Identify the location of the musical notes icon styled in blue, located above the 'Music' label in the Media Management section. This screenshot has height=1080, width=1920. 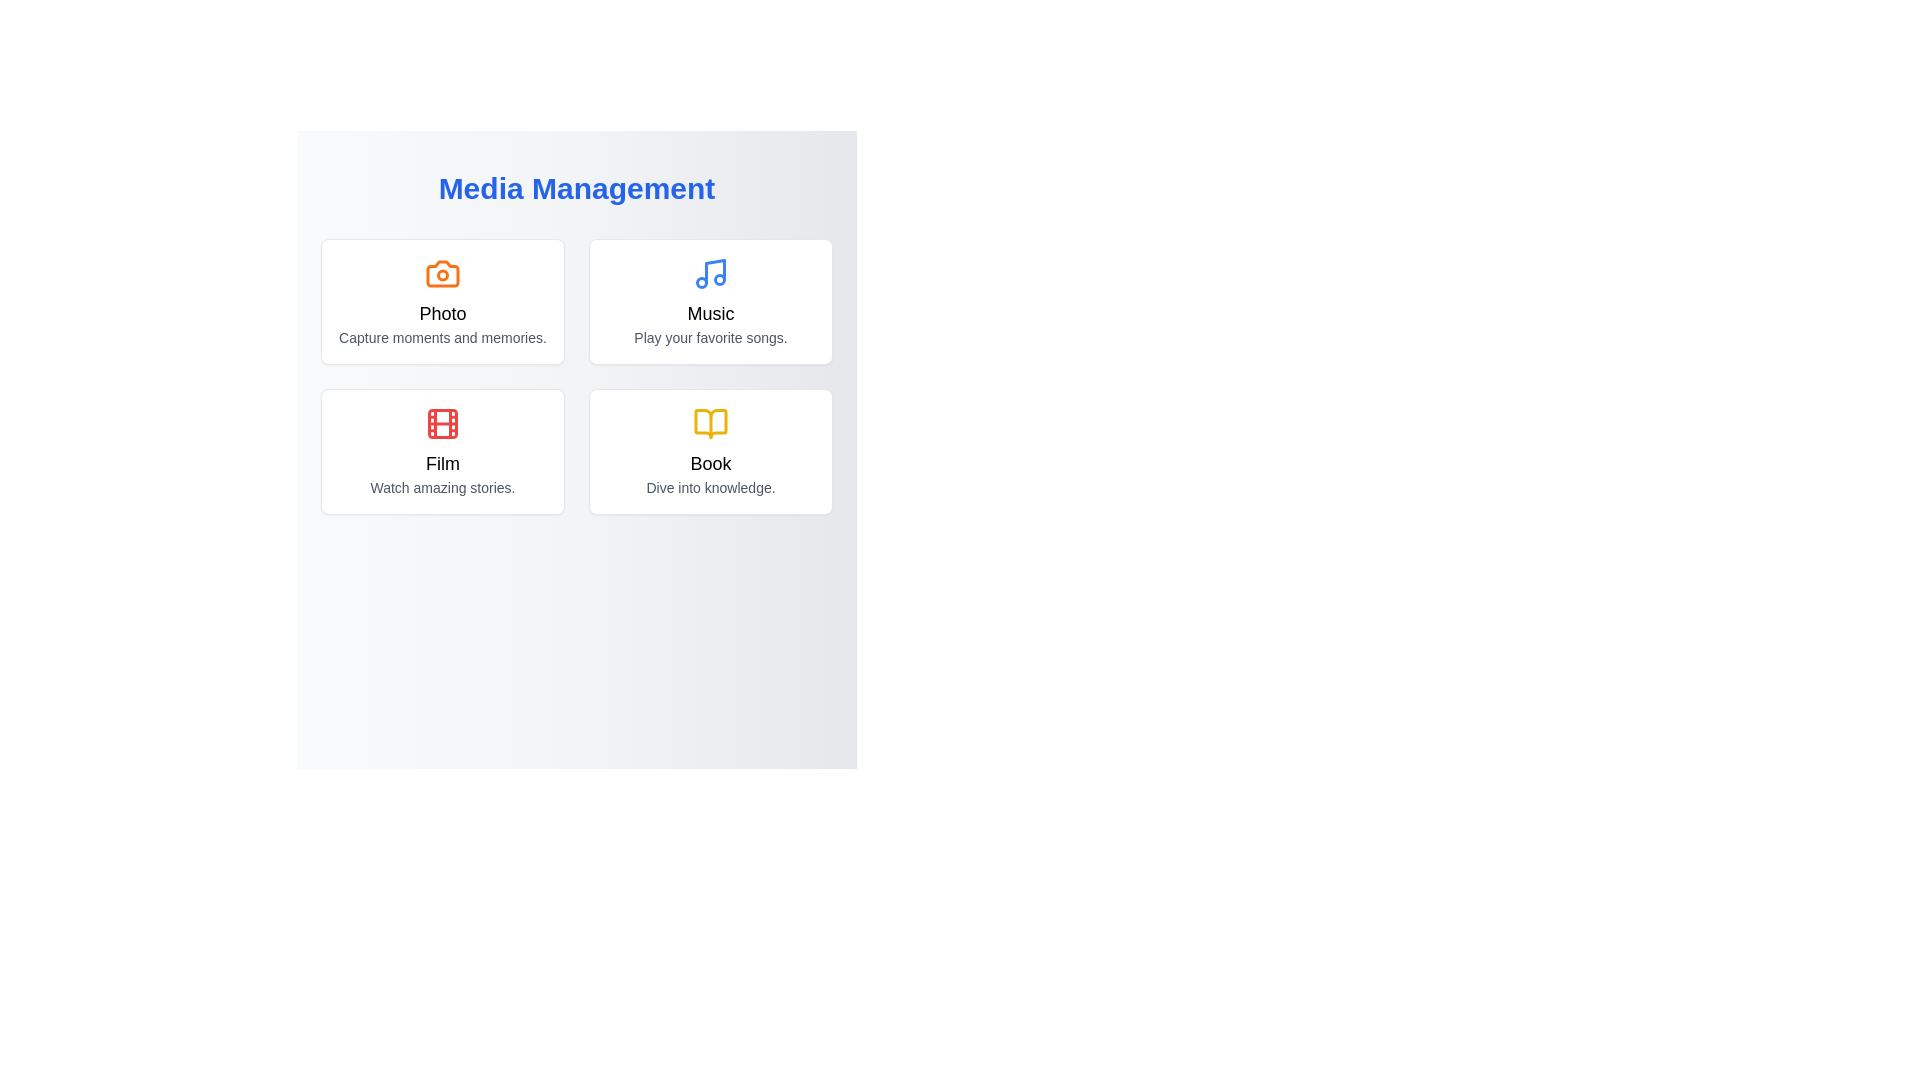
(710, 273).